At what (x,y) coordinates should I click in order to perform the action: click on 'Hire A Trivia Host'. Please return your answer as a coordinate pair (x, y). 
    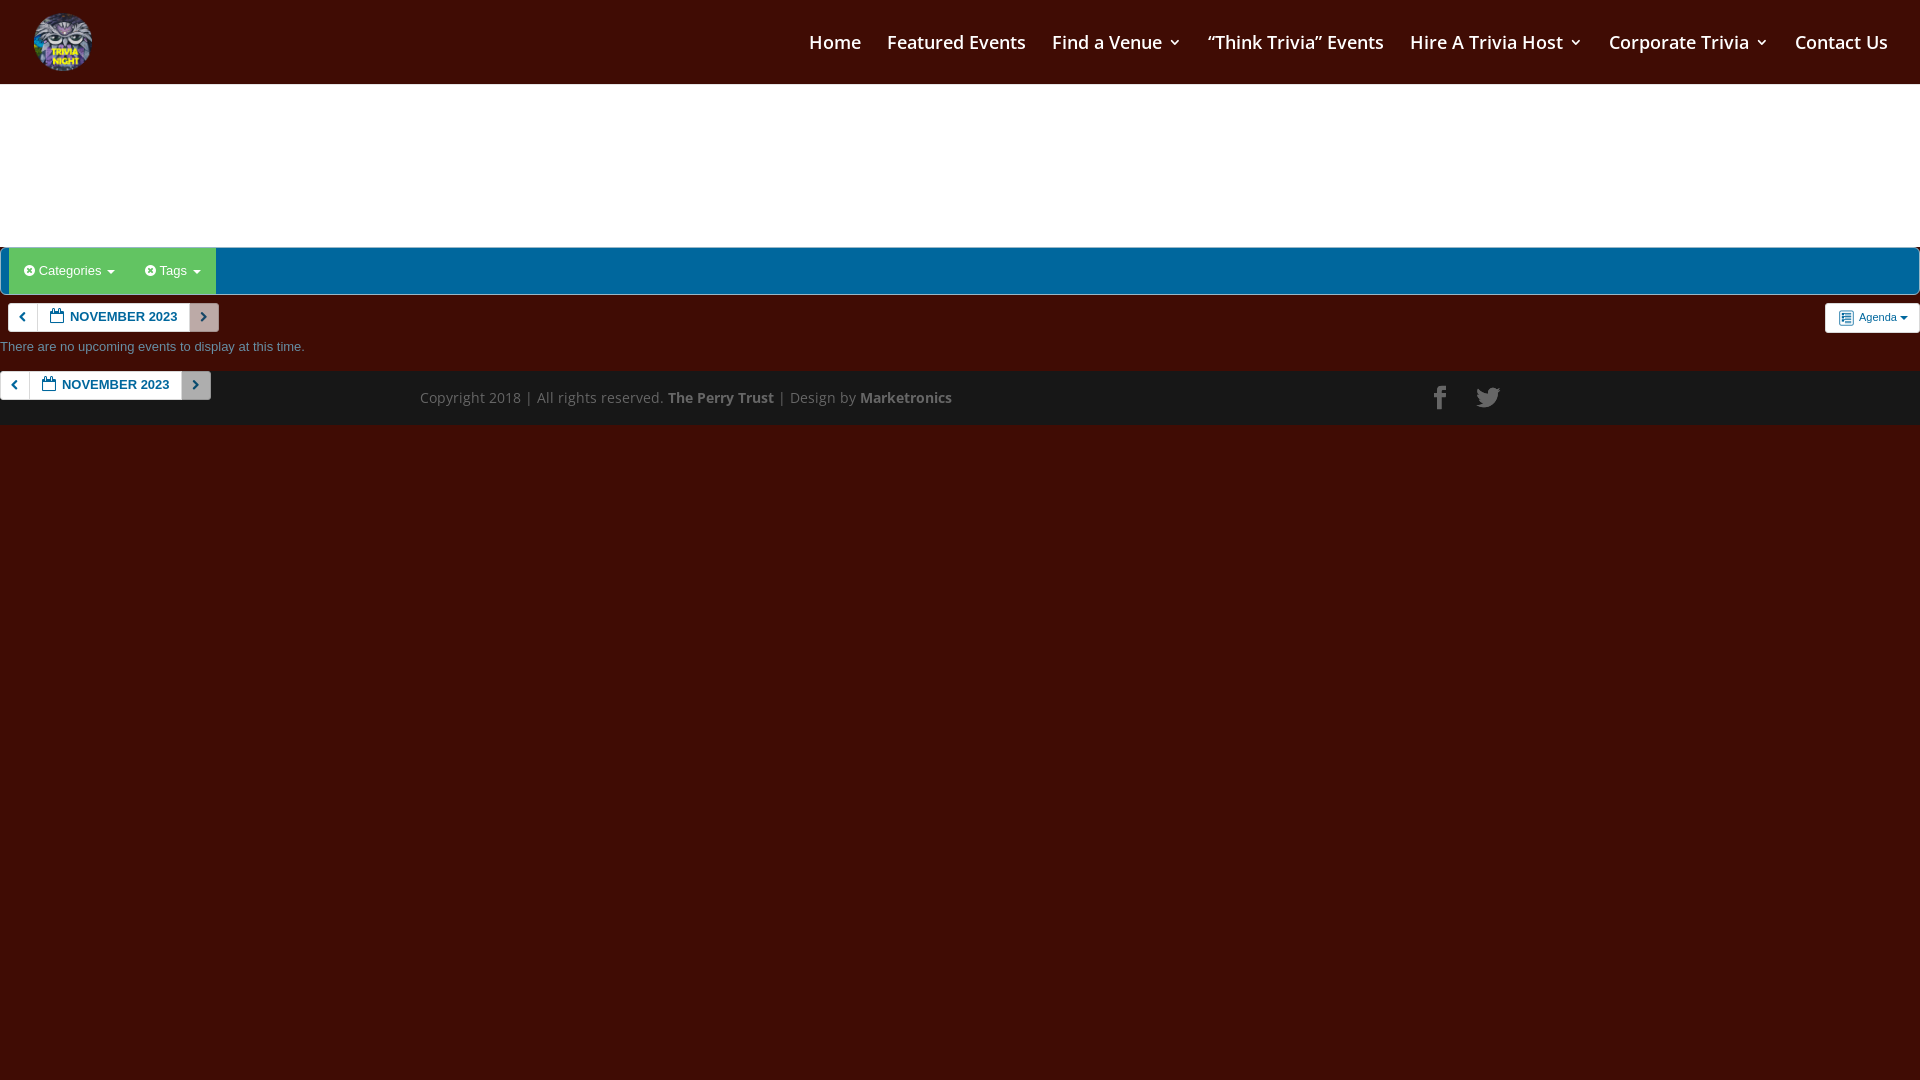
    Looking at the image, I should click on (1496, 58).